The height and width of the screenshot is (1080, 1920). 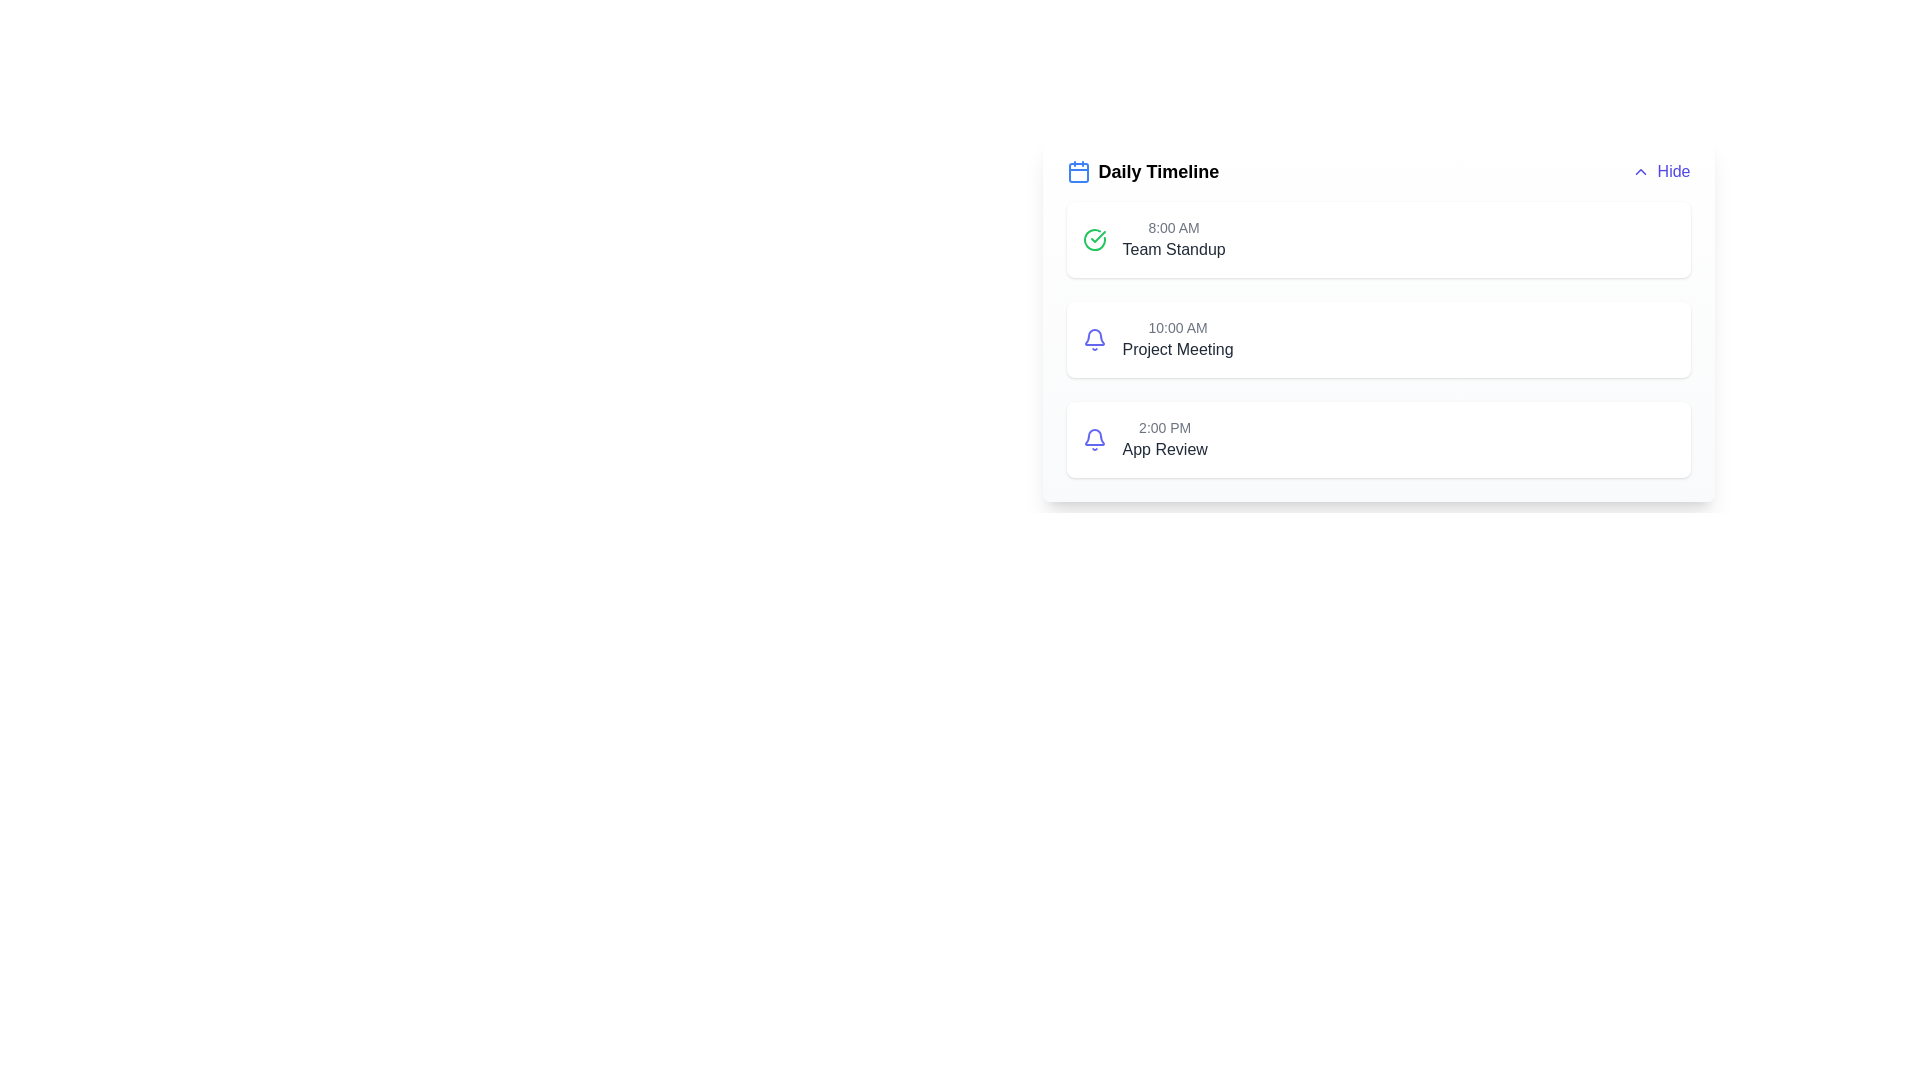 What do you see at coordinates (1093, 338) in the screenshot?
I see `the bell icon with a light blue outline indicating an alert, which is located to the left of the '10:00 AM Project Meeting' segment on the timeline interface` at bounding box center [1093, 338].